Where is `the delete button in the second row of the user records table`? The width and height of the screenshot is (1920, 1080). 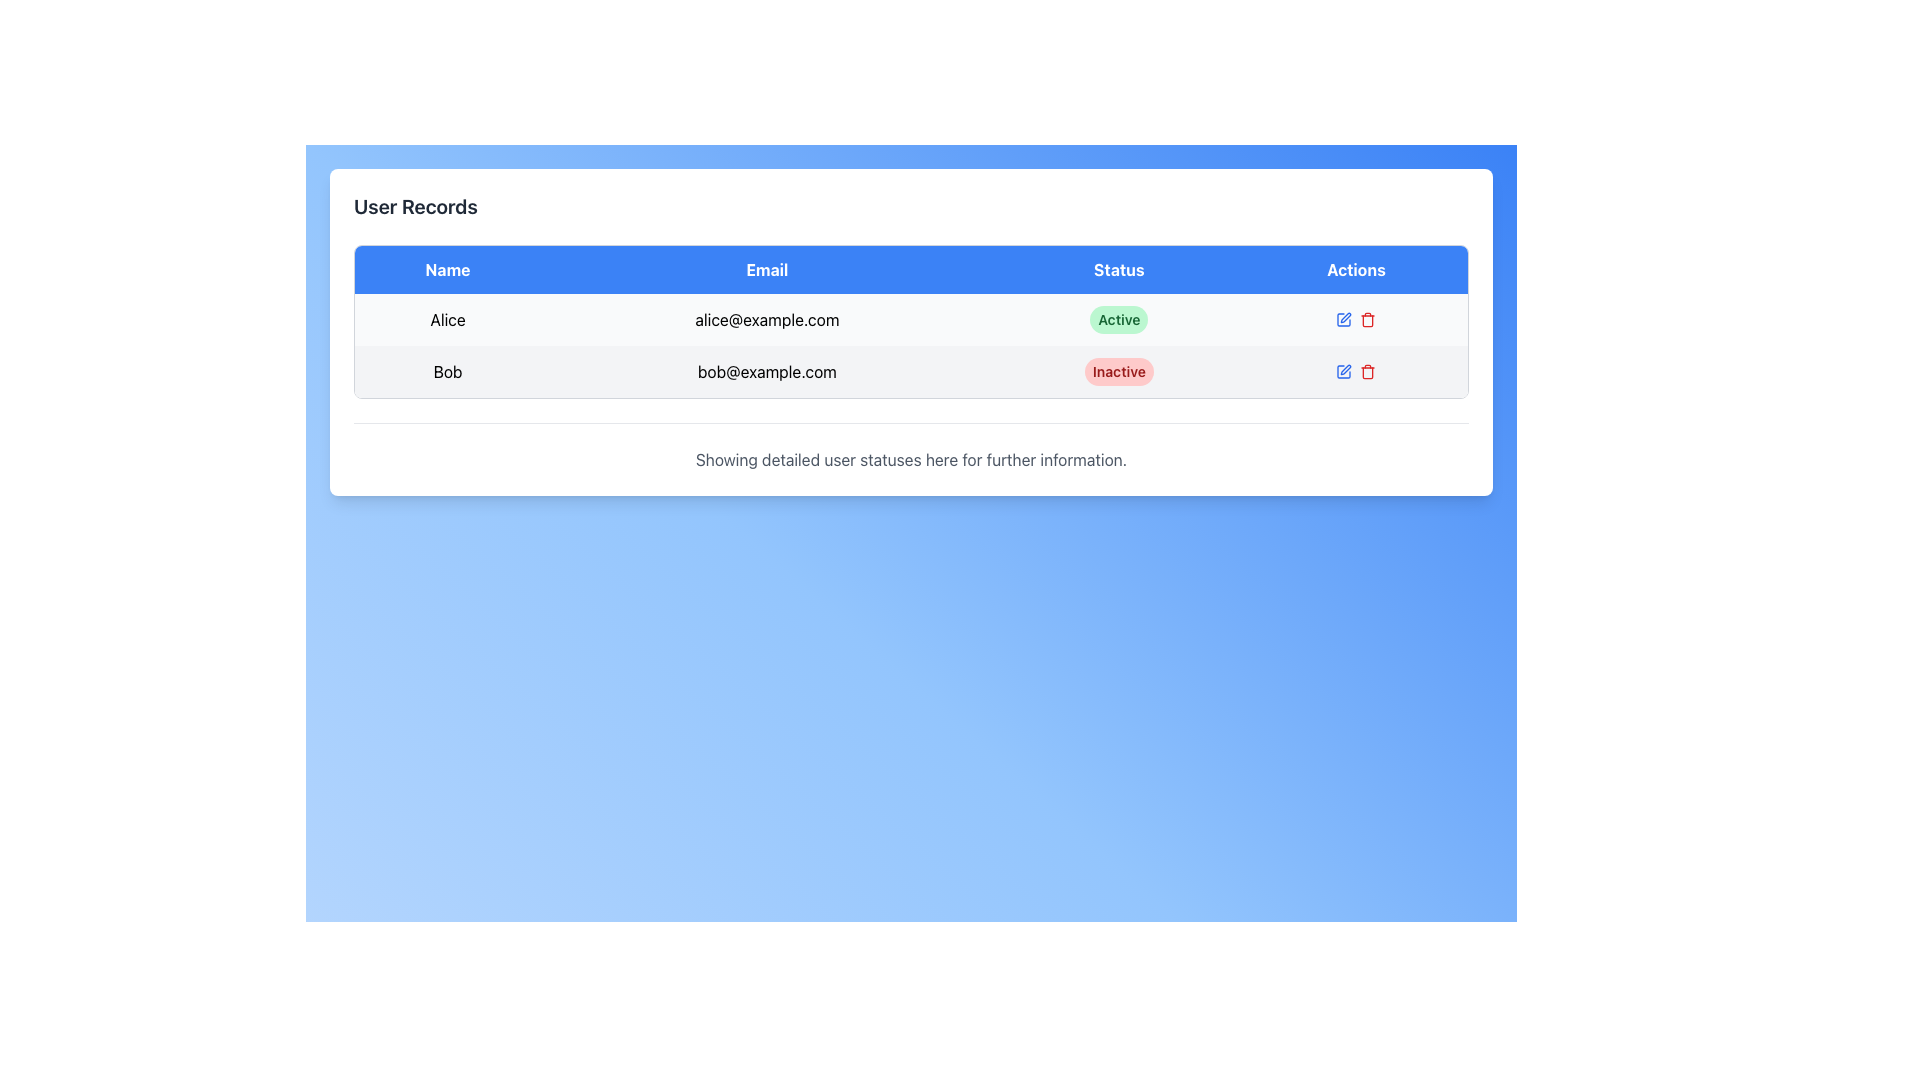 the delete button in the second row of the user records table is located at coordinates (1367, 371).